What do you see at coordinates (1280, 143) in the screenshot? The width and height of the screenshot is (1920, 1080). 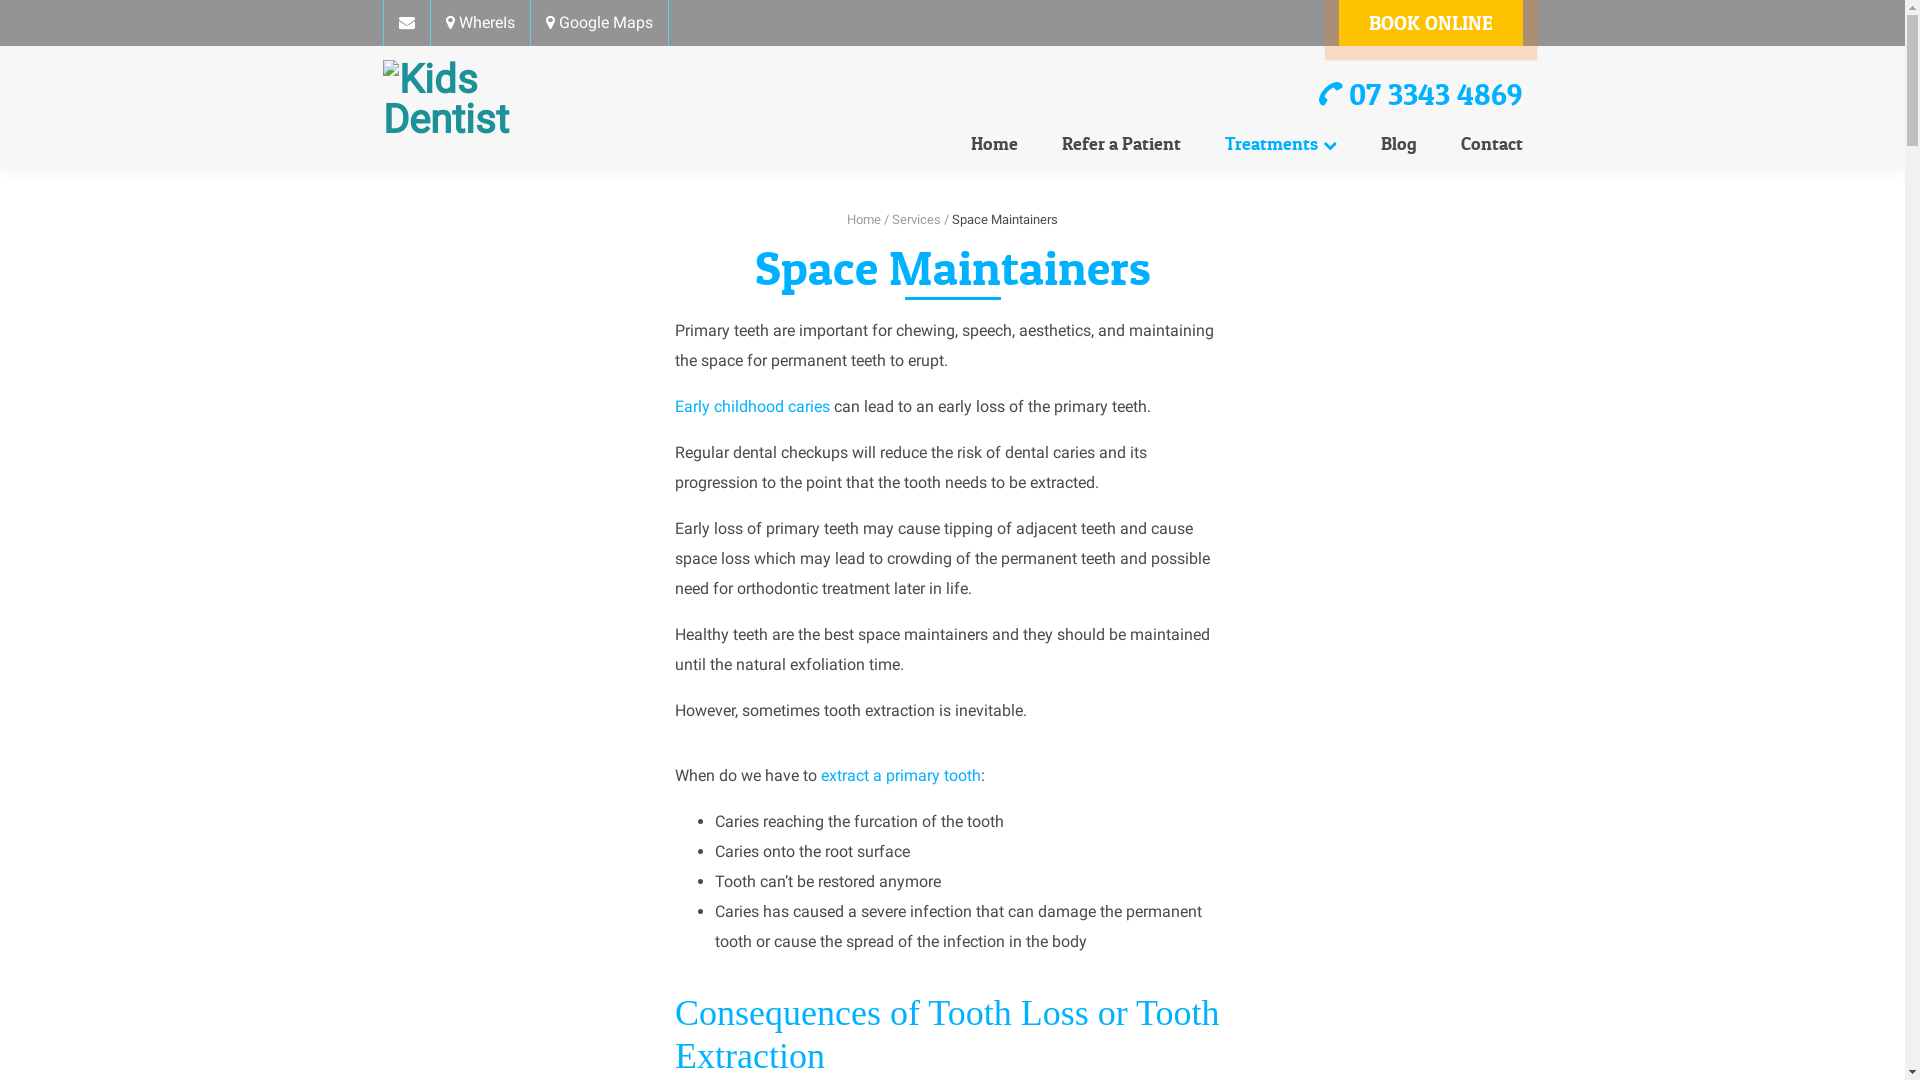 I see `'Treatments'` at bounding box center [1280, 143].